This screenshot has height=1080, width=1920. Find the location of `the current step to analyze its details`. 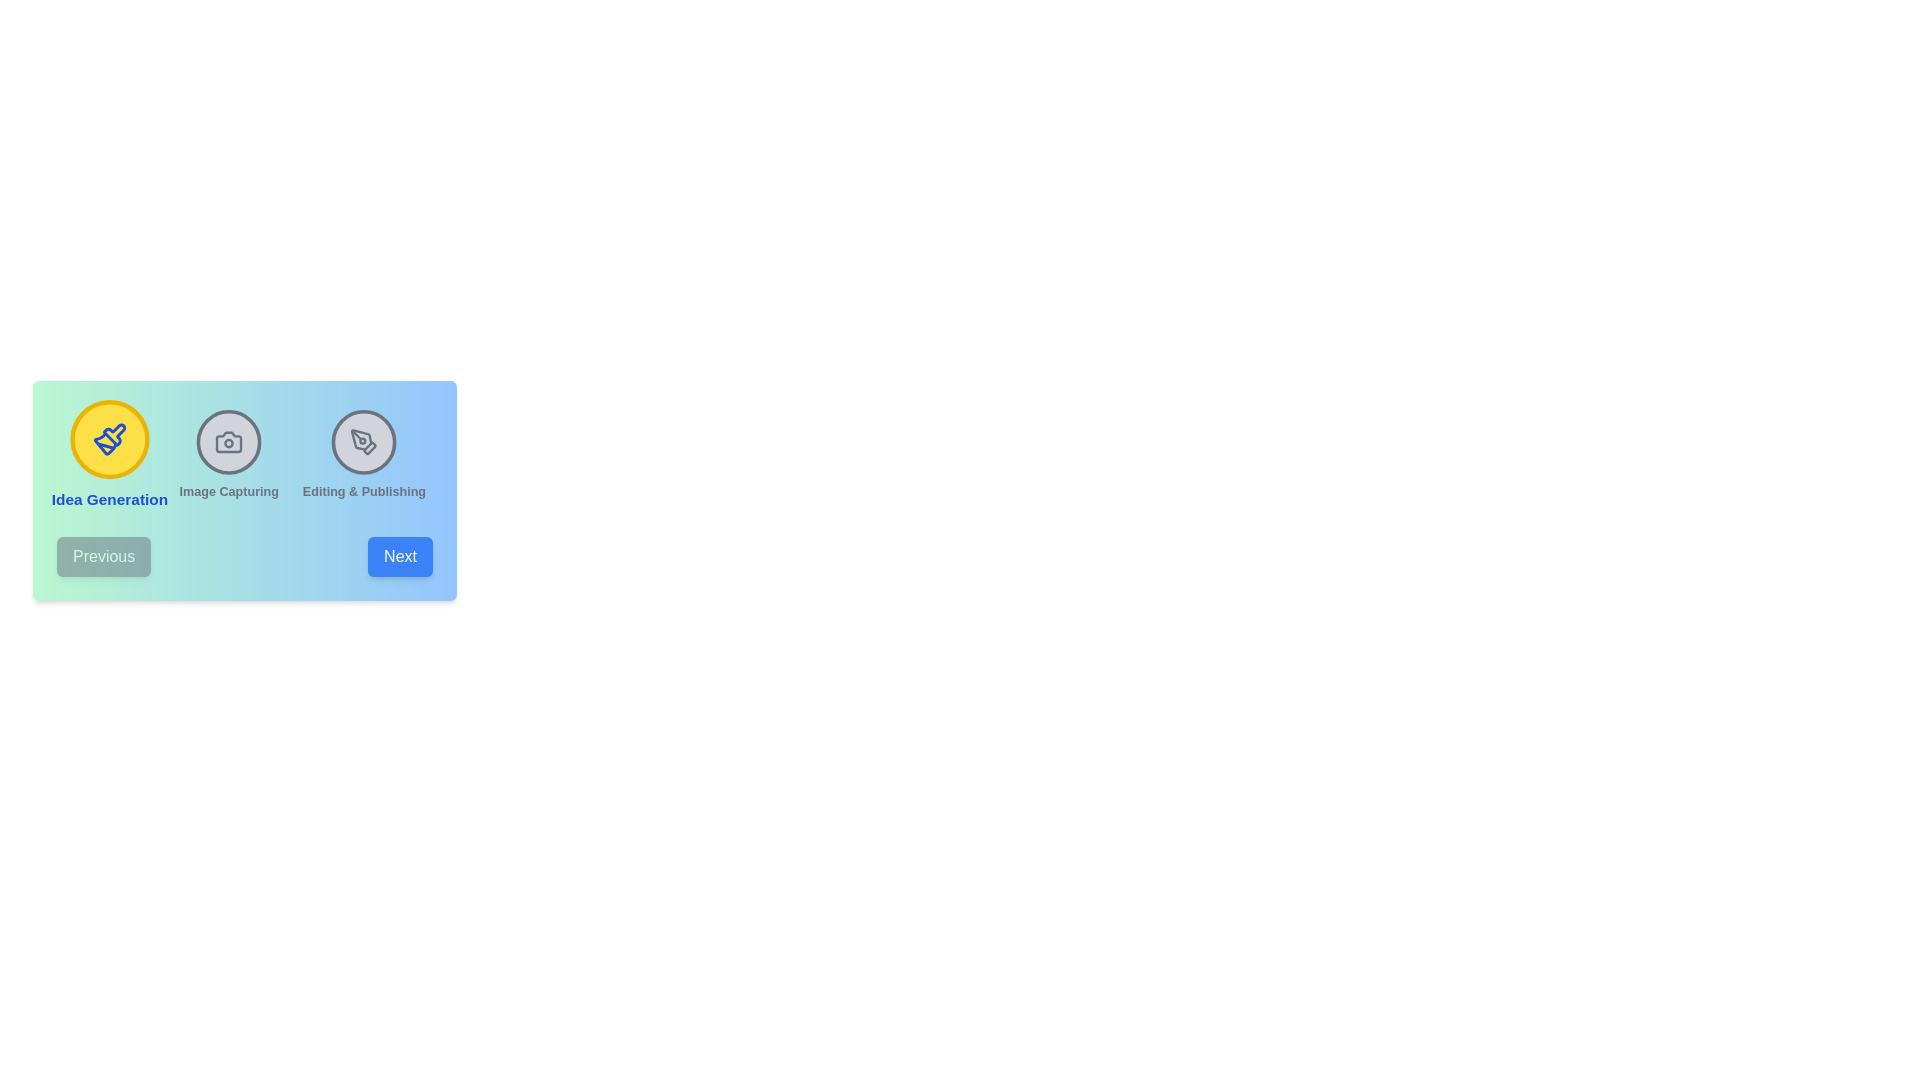

the current step to analyze its details is located at coordinates (108, 455).